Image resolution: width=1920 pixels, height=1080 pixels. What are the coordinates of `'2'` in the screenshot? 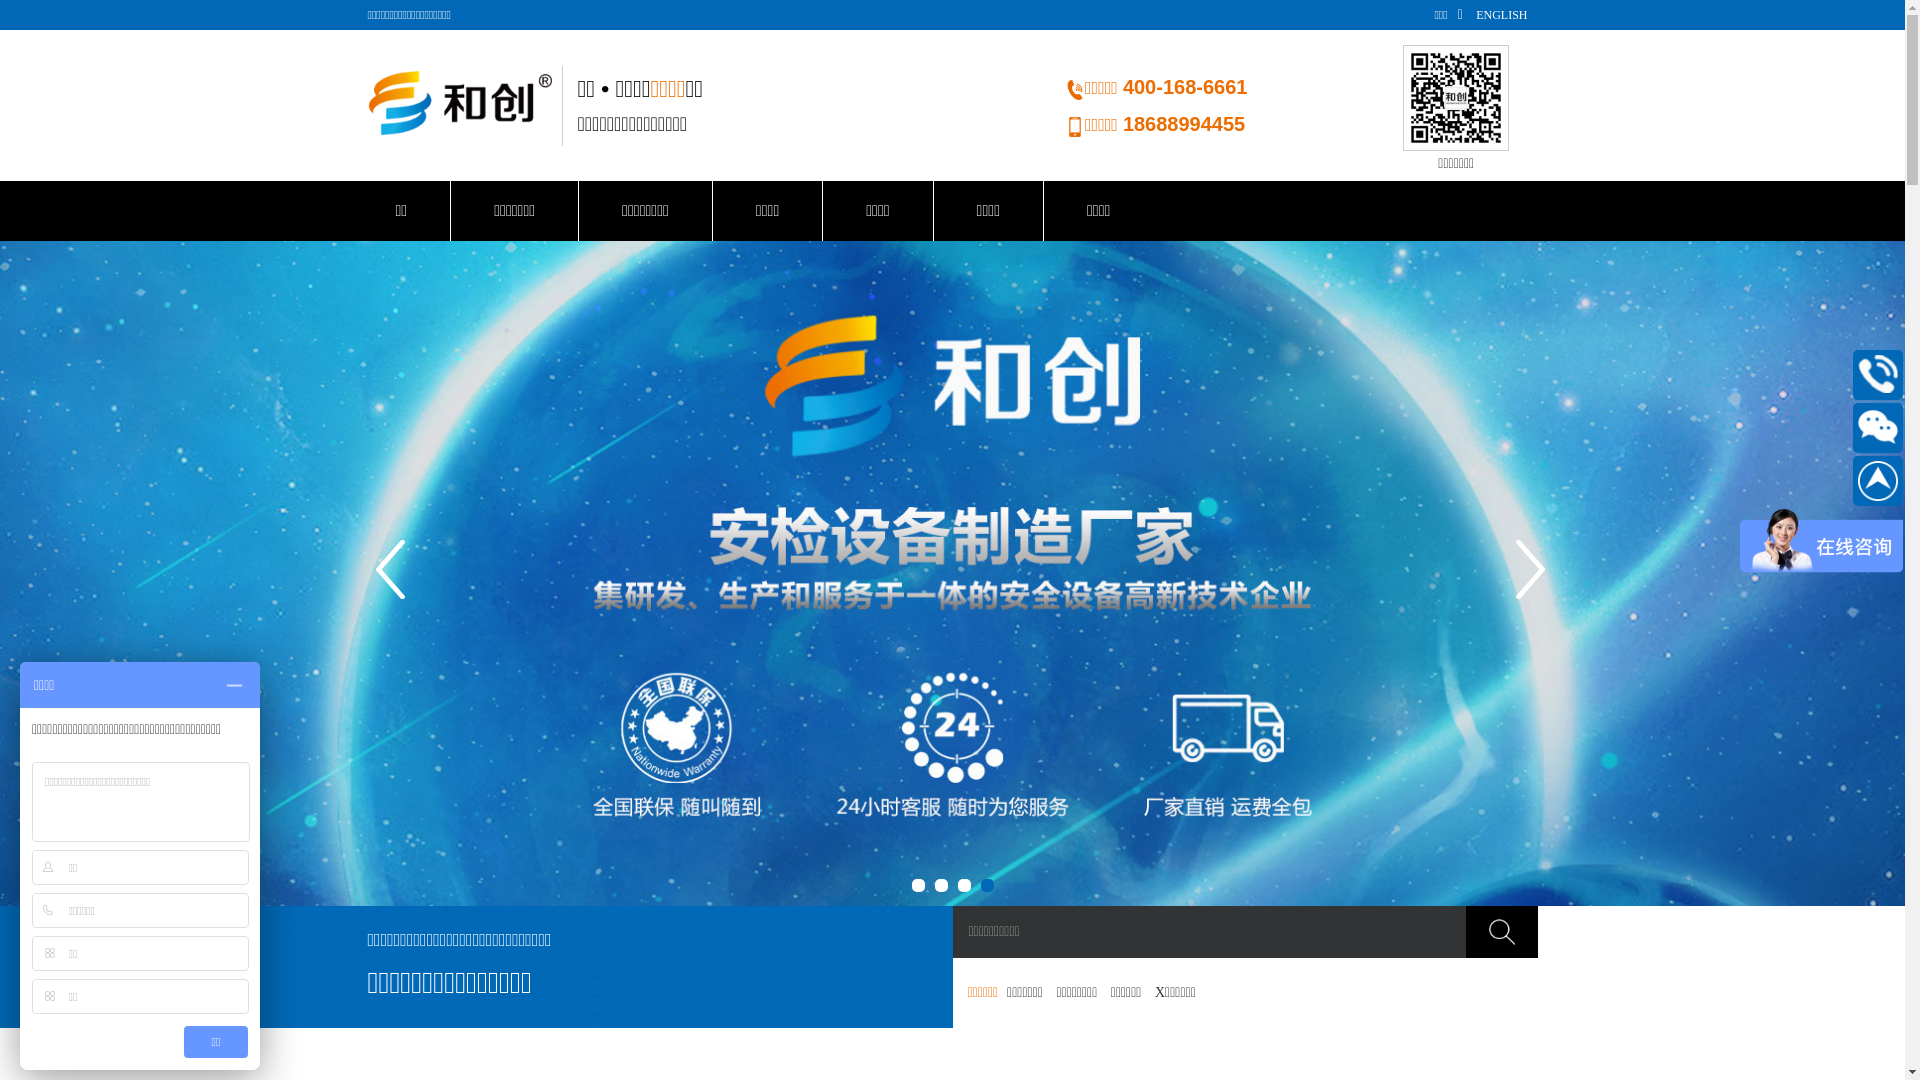 It's located at (939, 884).